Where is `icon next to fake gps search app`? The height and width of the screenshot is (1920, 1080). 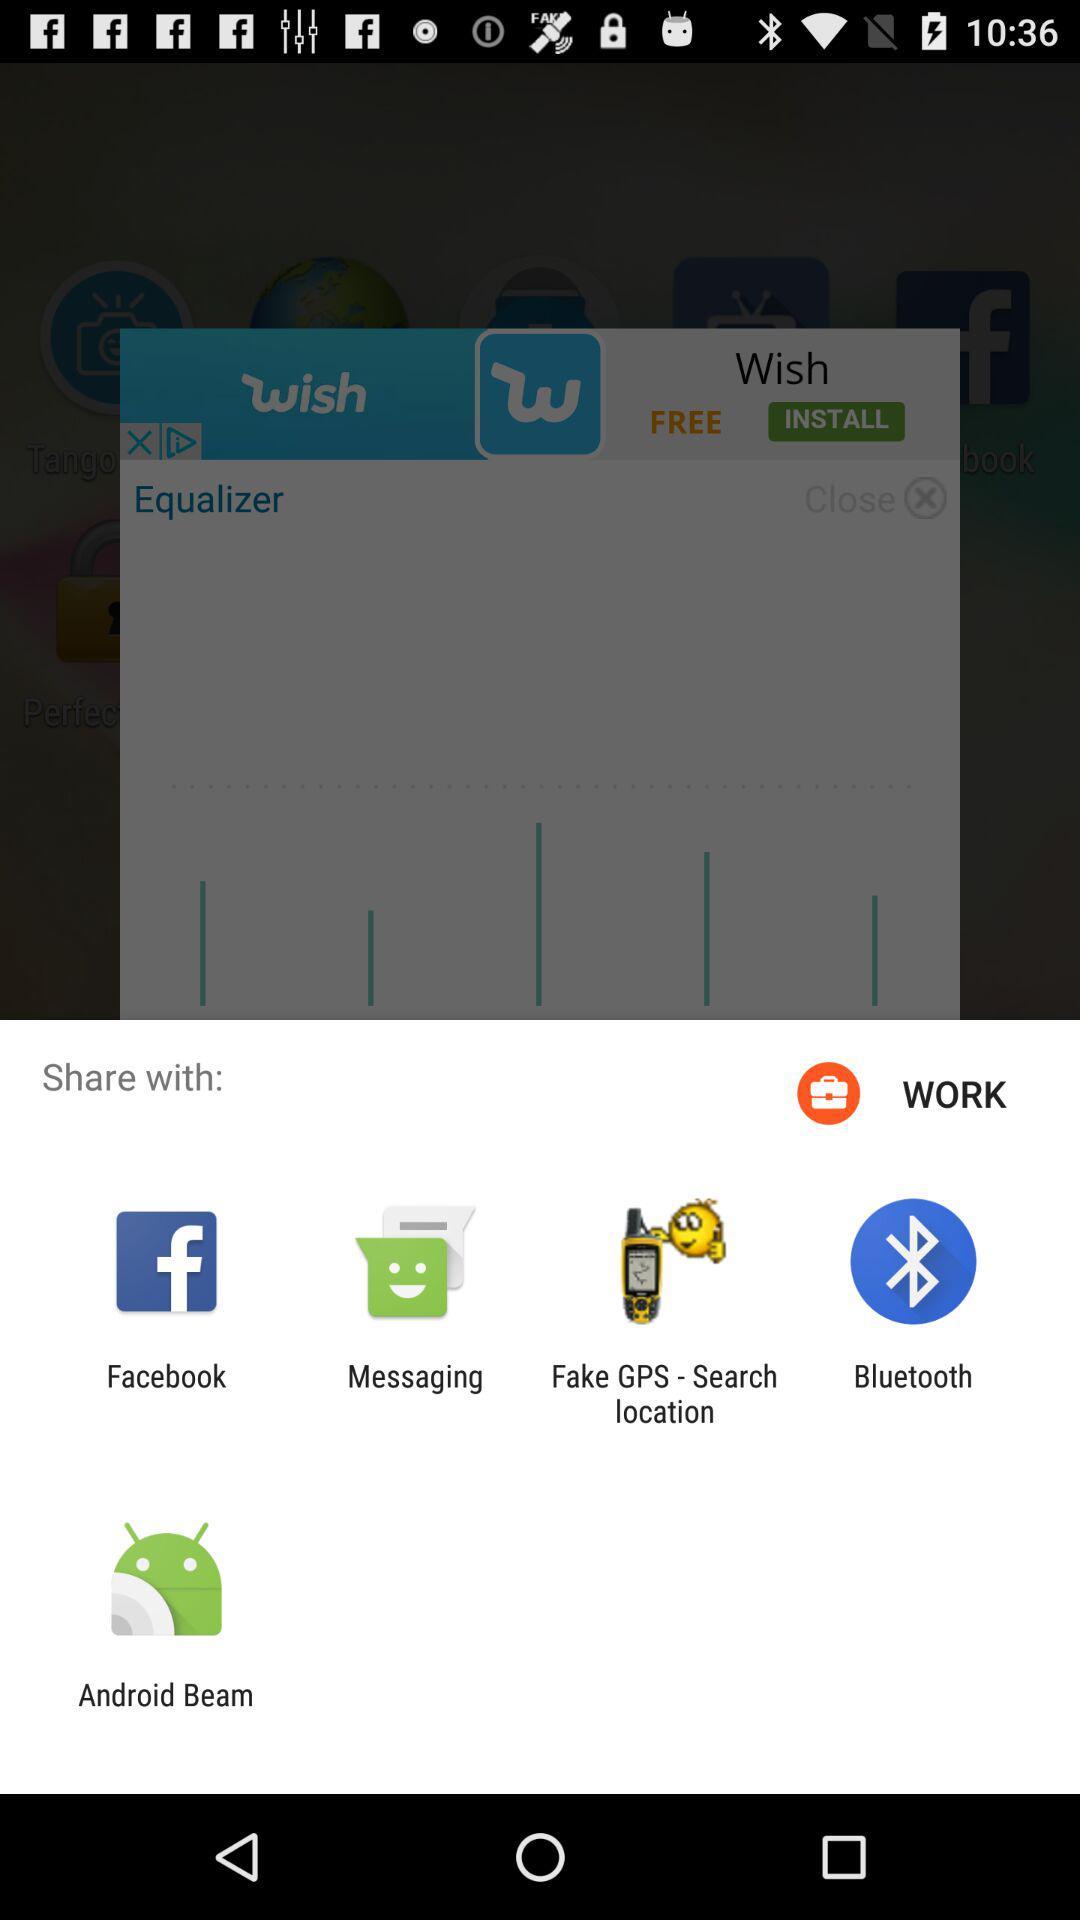
icon next to fake gps search app is located at coordinates (913, 1392).